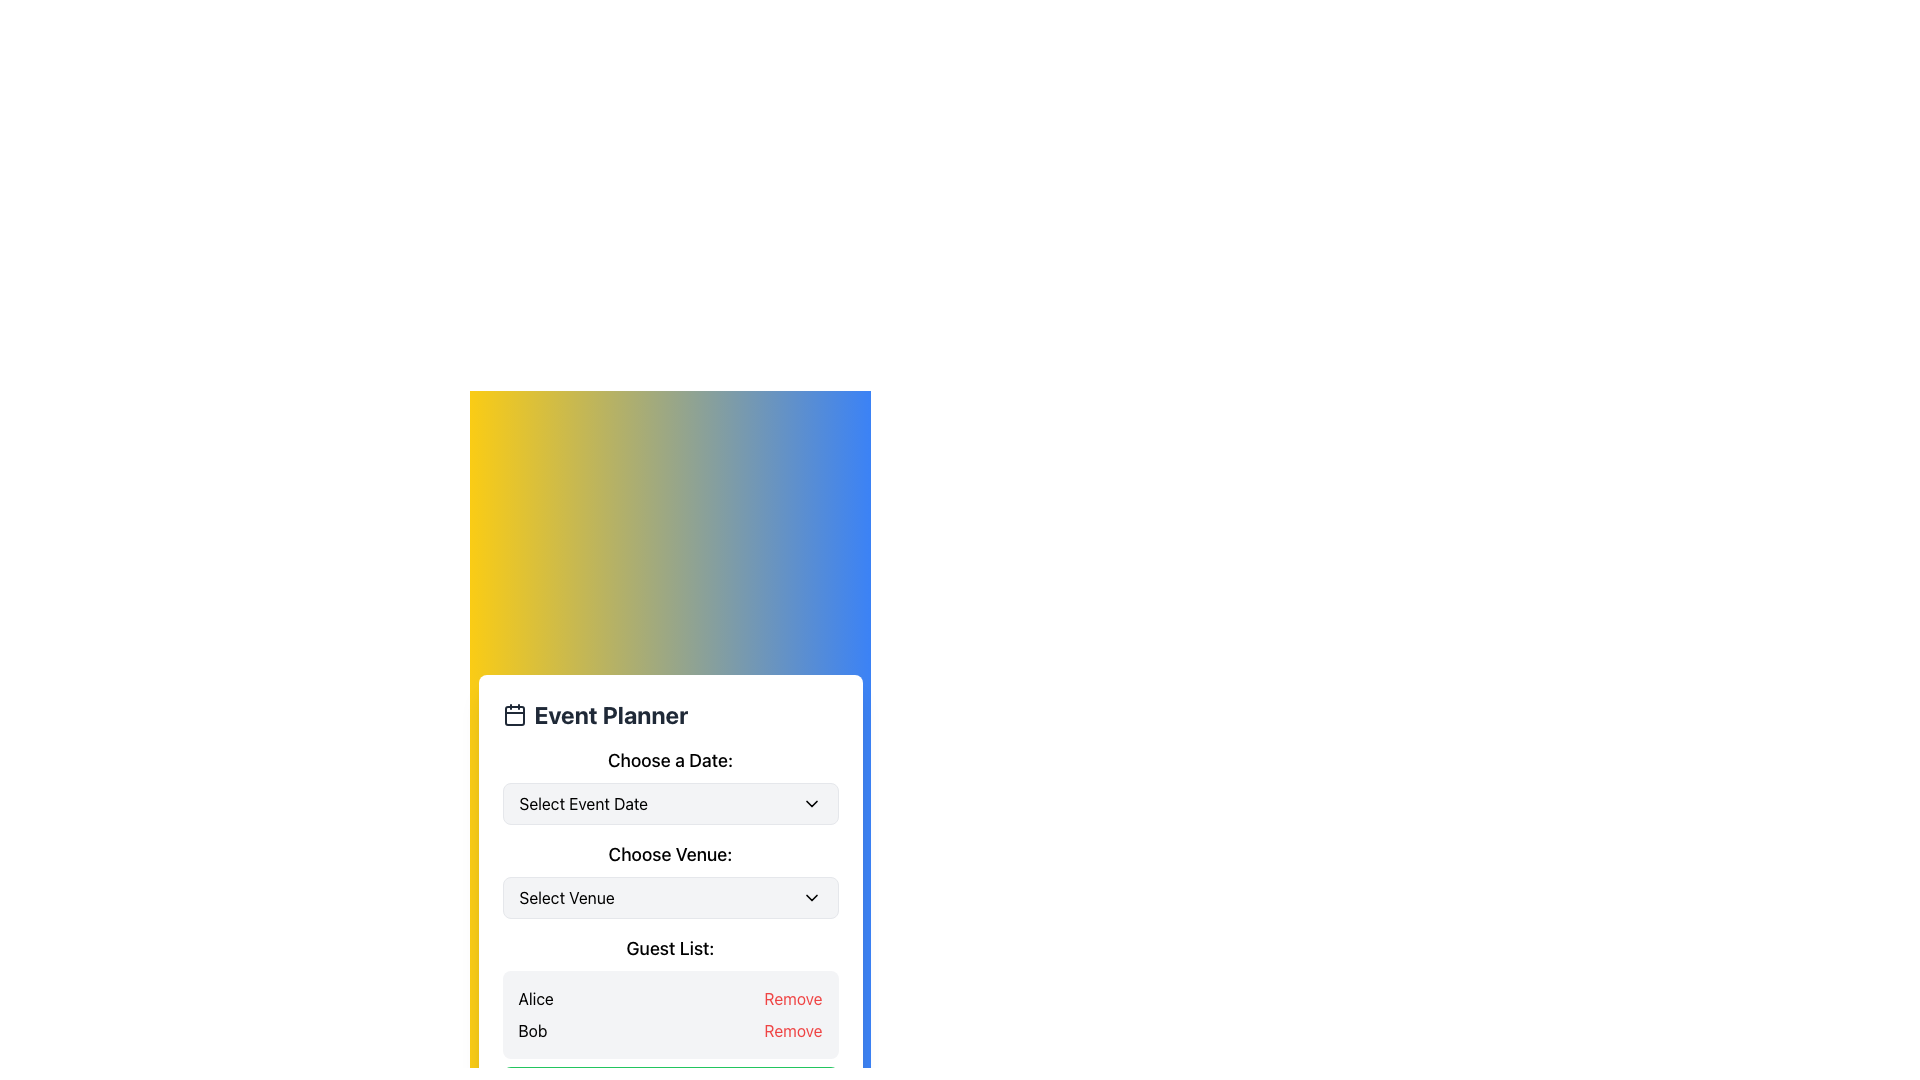 This screenshot has width=1920, height=1080. What do you see at coordinates (670, 999) in the screenshot?
I see `the 'Remove' button associated with the list item displaying the name 'Alice'` at bounding box center [670, 999].